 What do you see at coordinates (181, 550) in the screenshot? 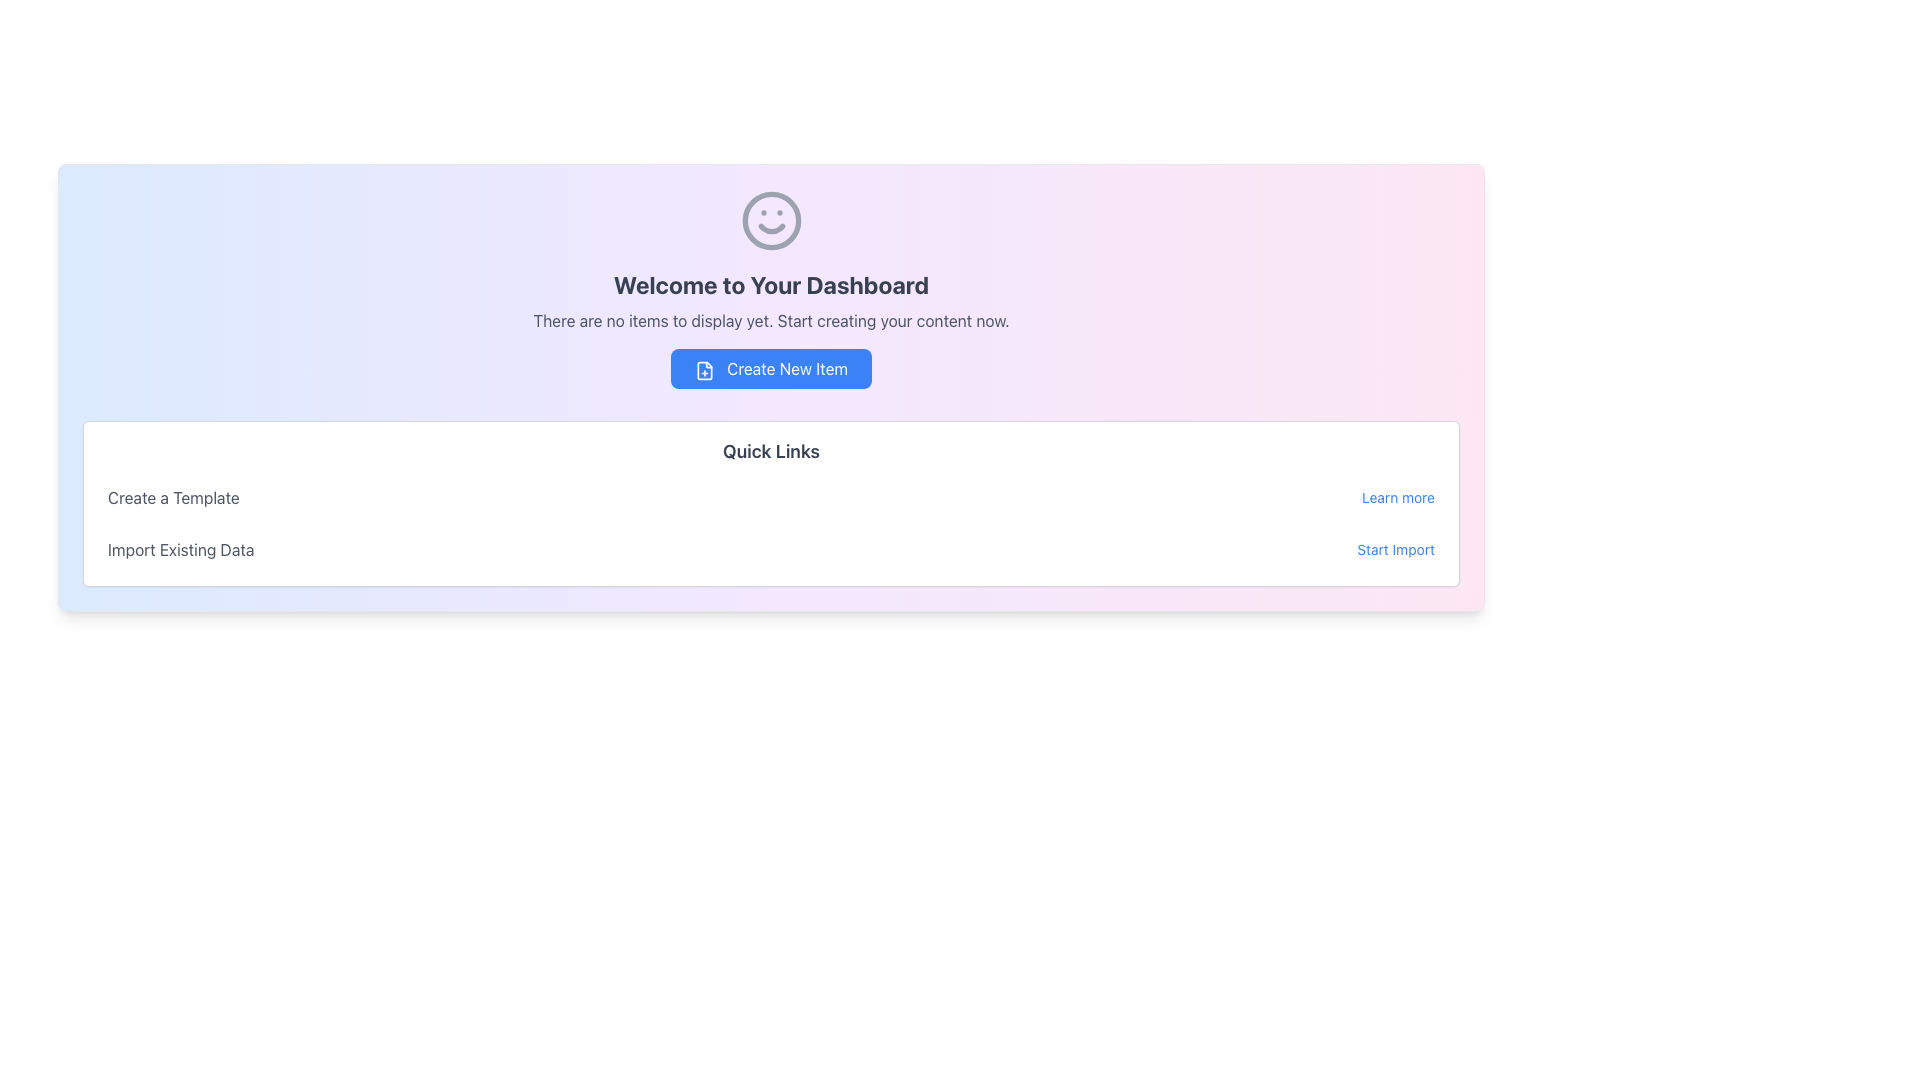
I see `the static text label that provides contextual information about the adjacent 'Start Import' link, which is positioned to its right within the 'Import Existing Data' section` at bounding box center [181, 550].